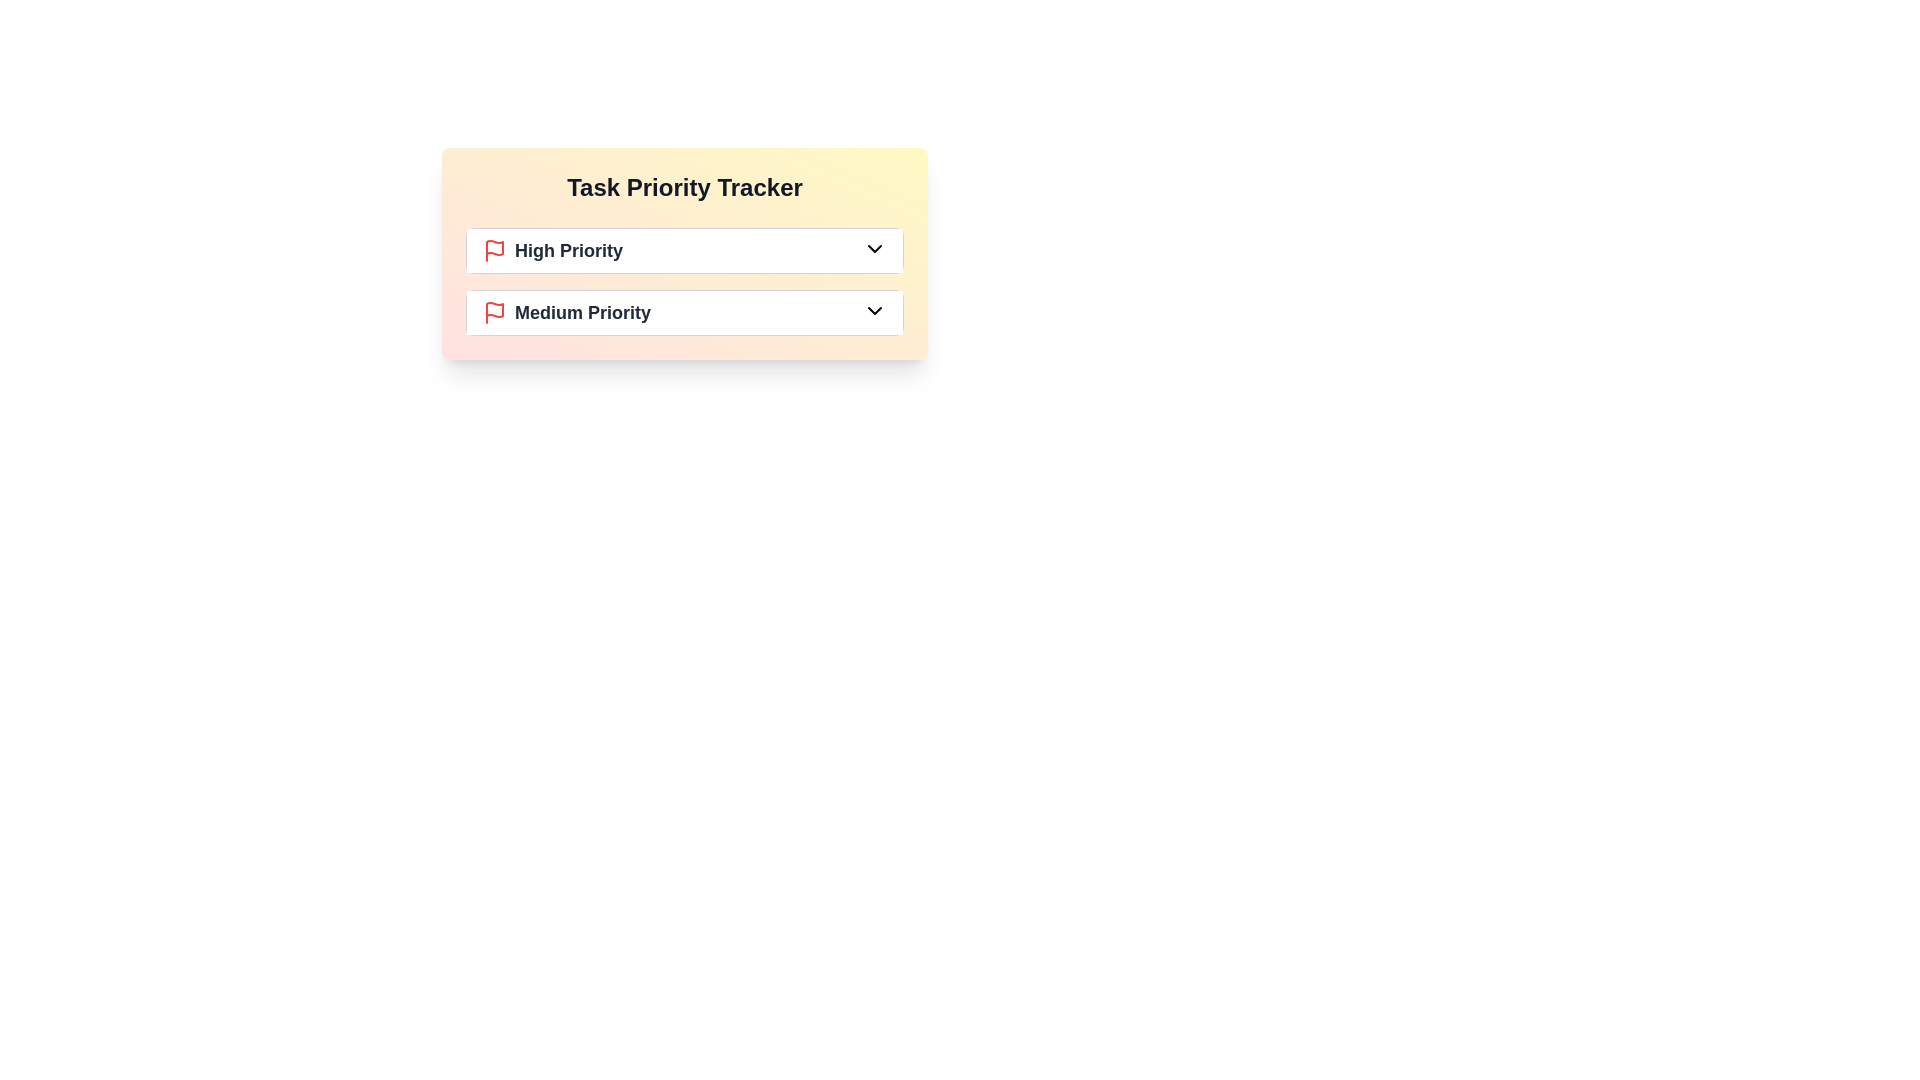 The width and height of the screenshot is (1920, 1080). I want to click on the header of the Task Priority Tracker component, so click(685, 188).